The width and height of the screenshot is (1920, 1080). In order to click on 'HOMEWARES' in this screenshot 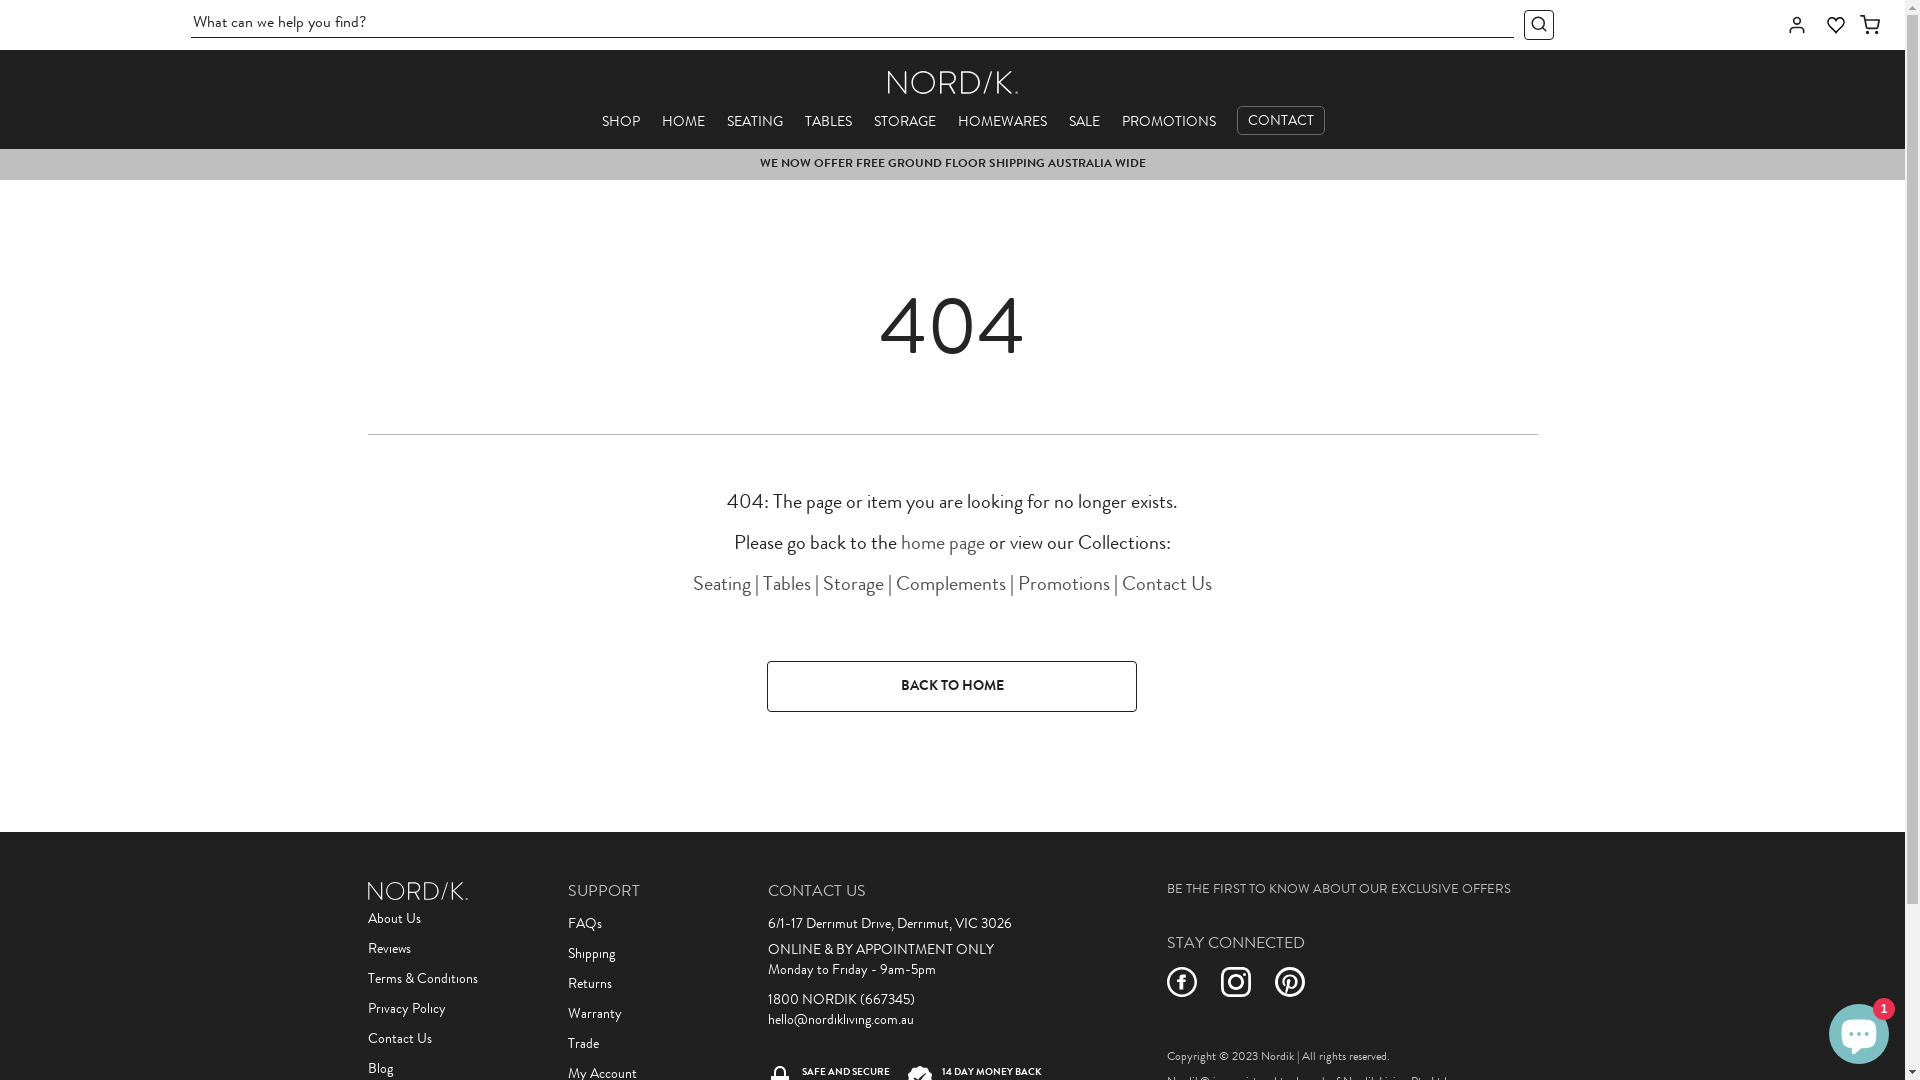, I will do `click(1002, 122)`.